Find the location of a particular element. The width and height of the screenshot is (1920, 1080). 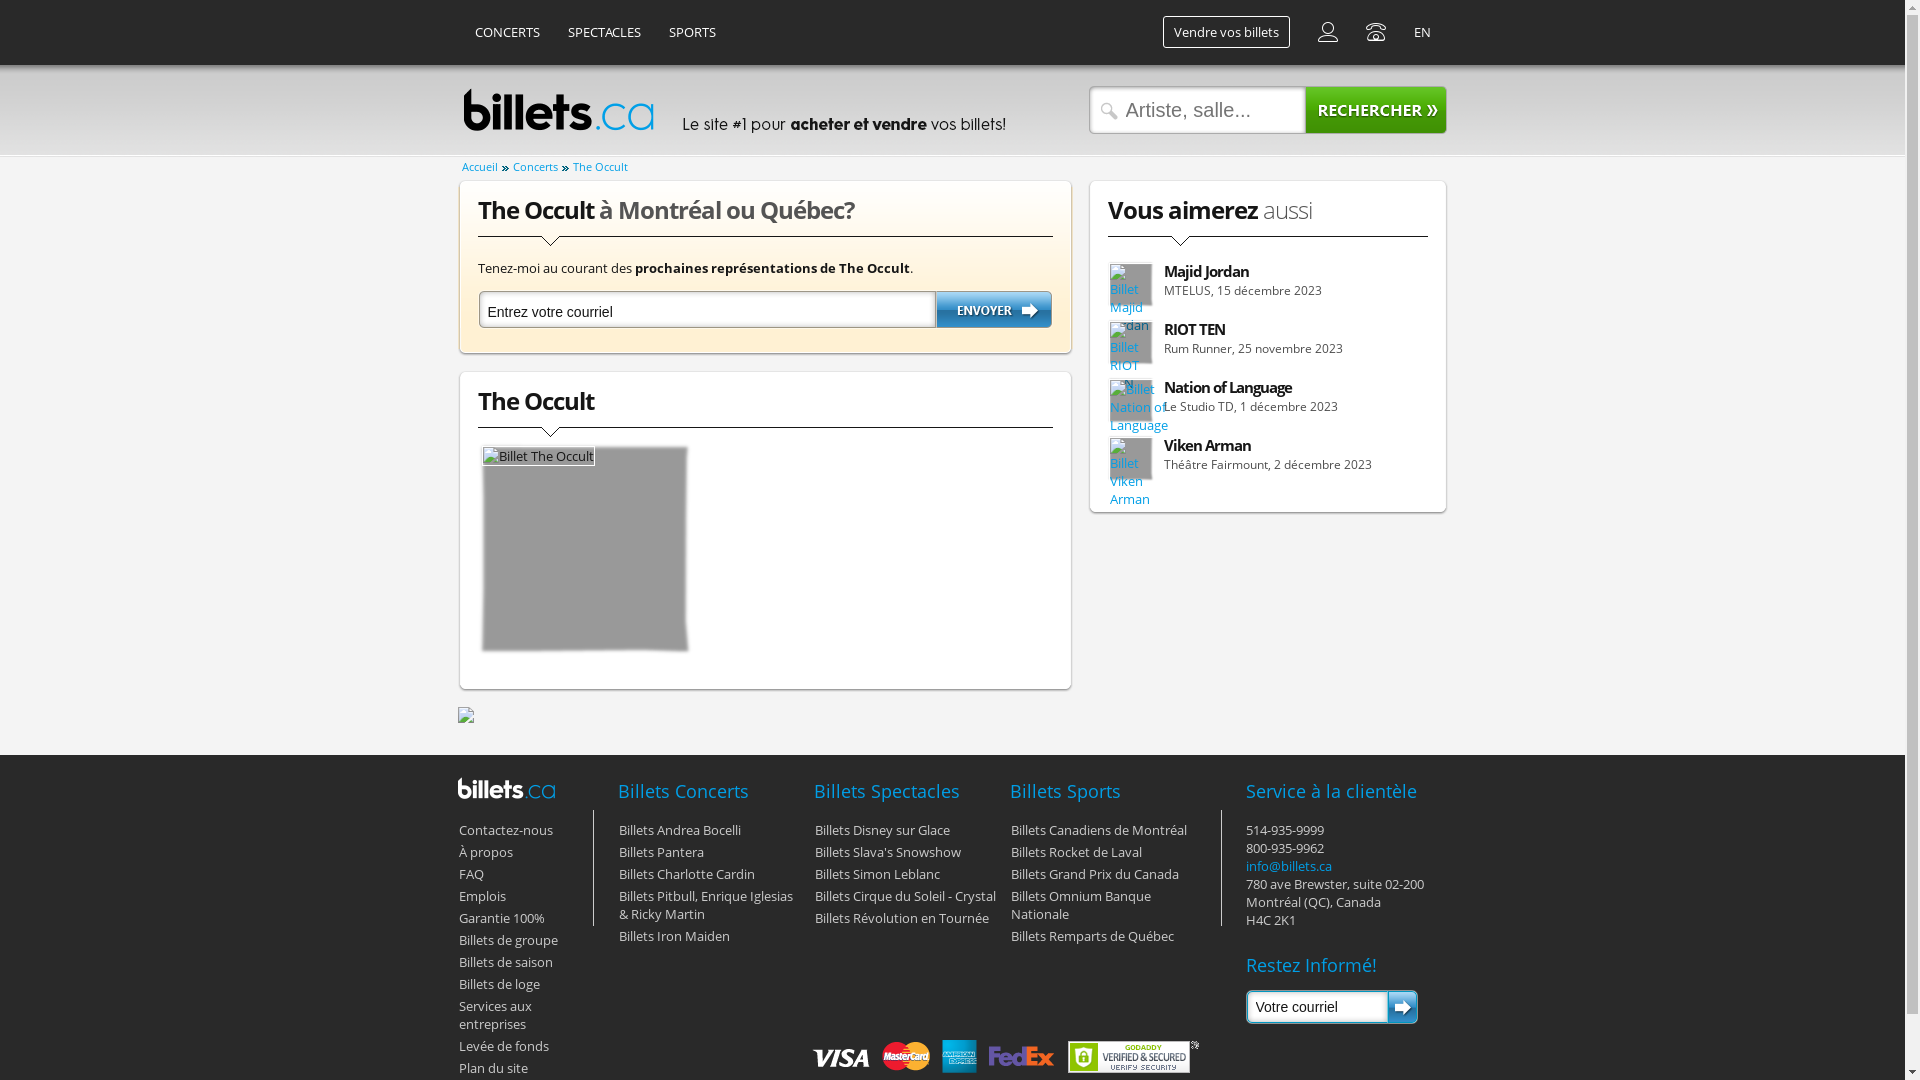

'Billets Iron Maiden' is located at coordinates (673, 936).